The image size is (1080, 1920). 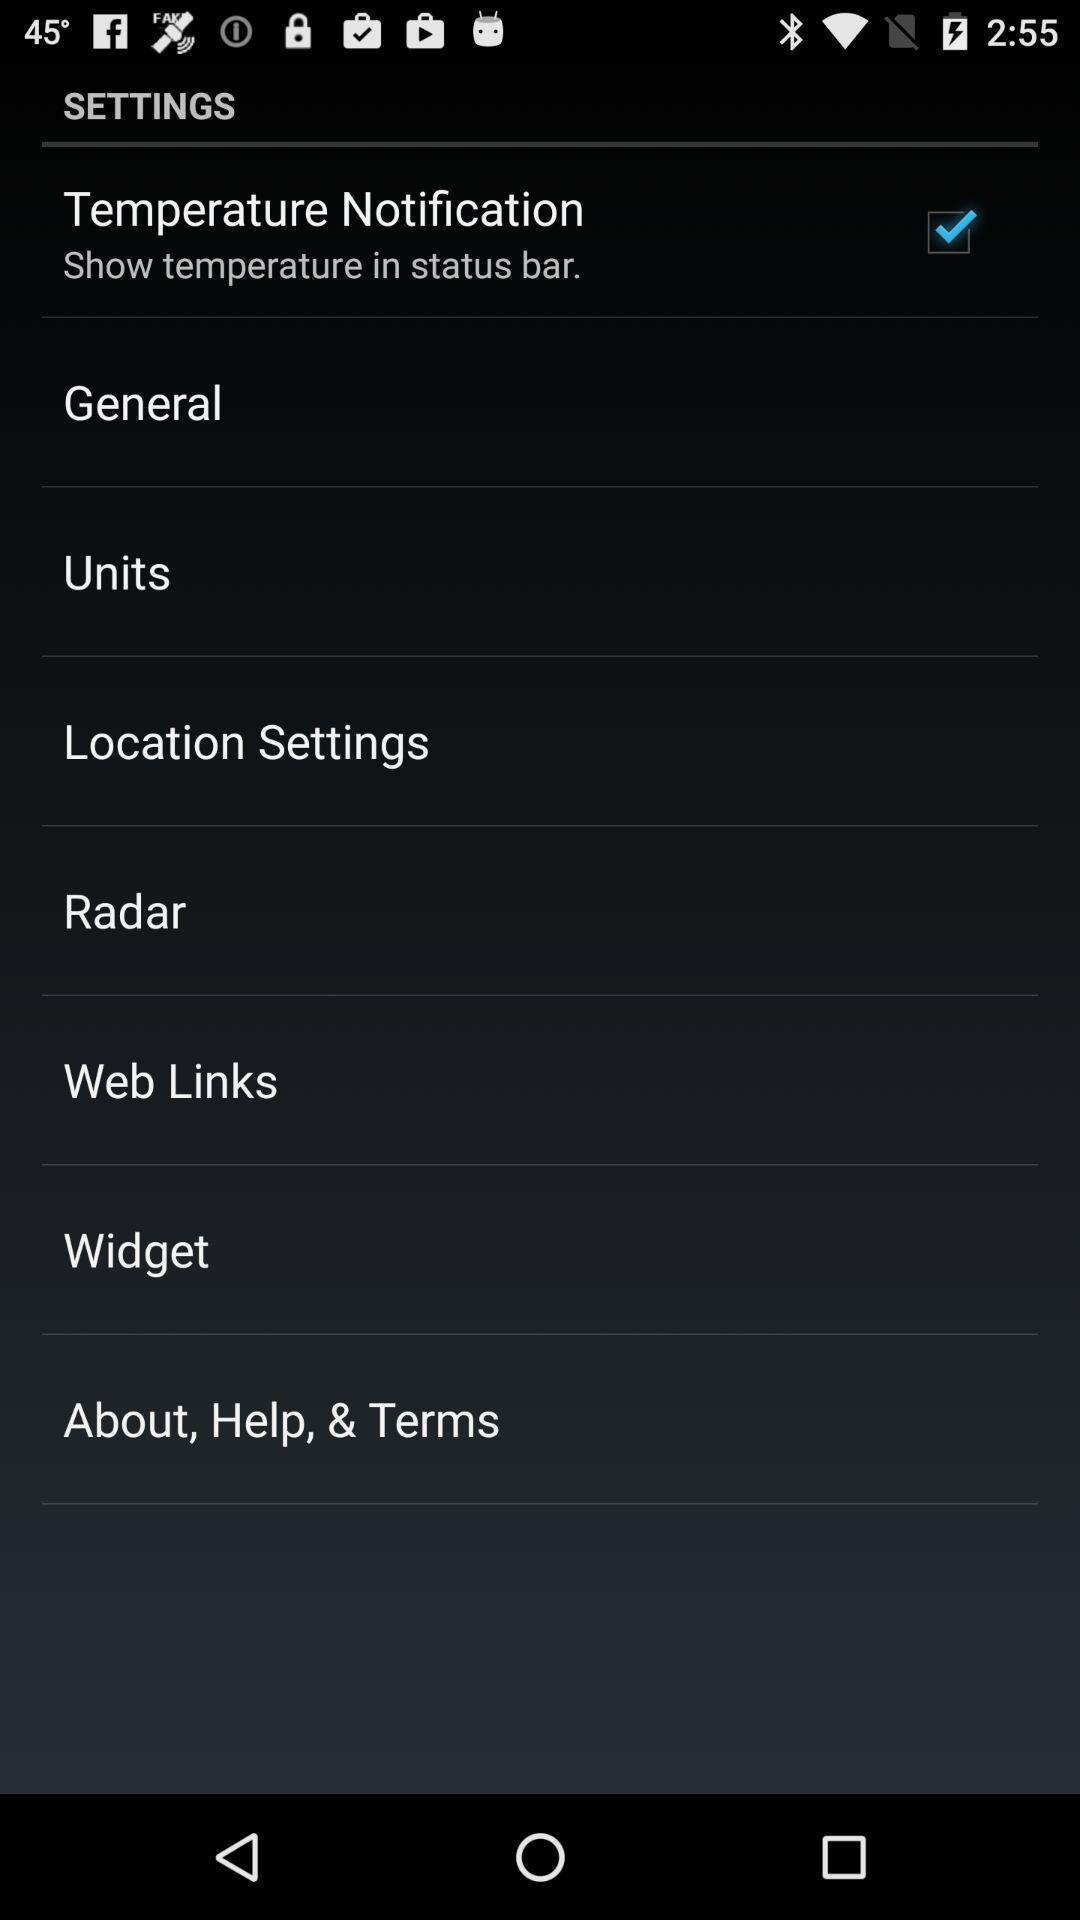 What do you see at coordinates (116, 570) in the screenshot?
I see `the app above the location settings` at bounding box center [116, 570].